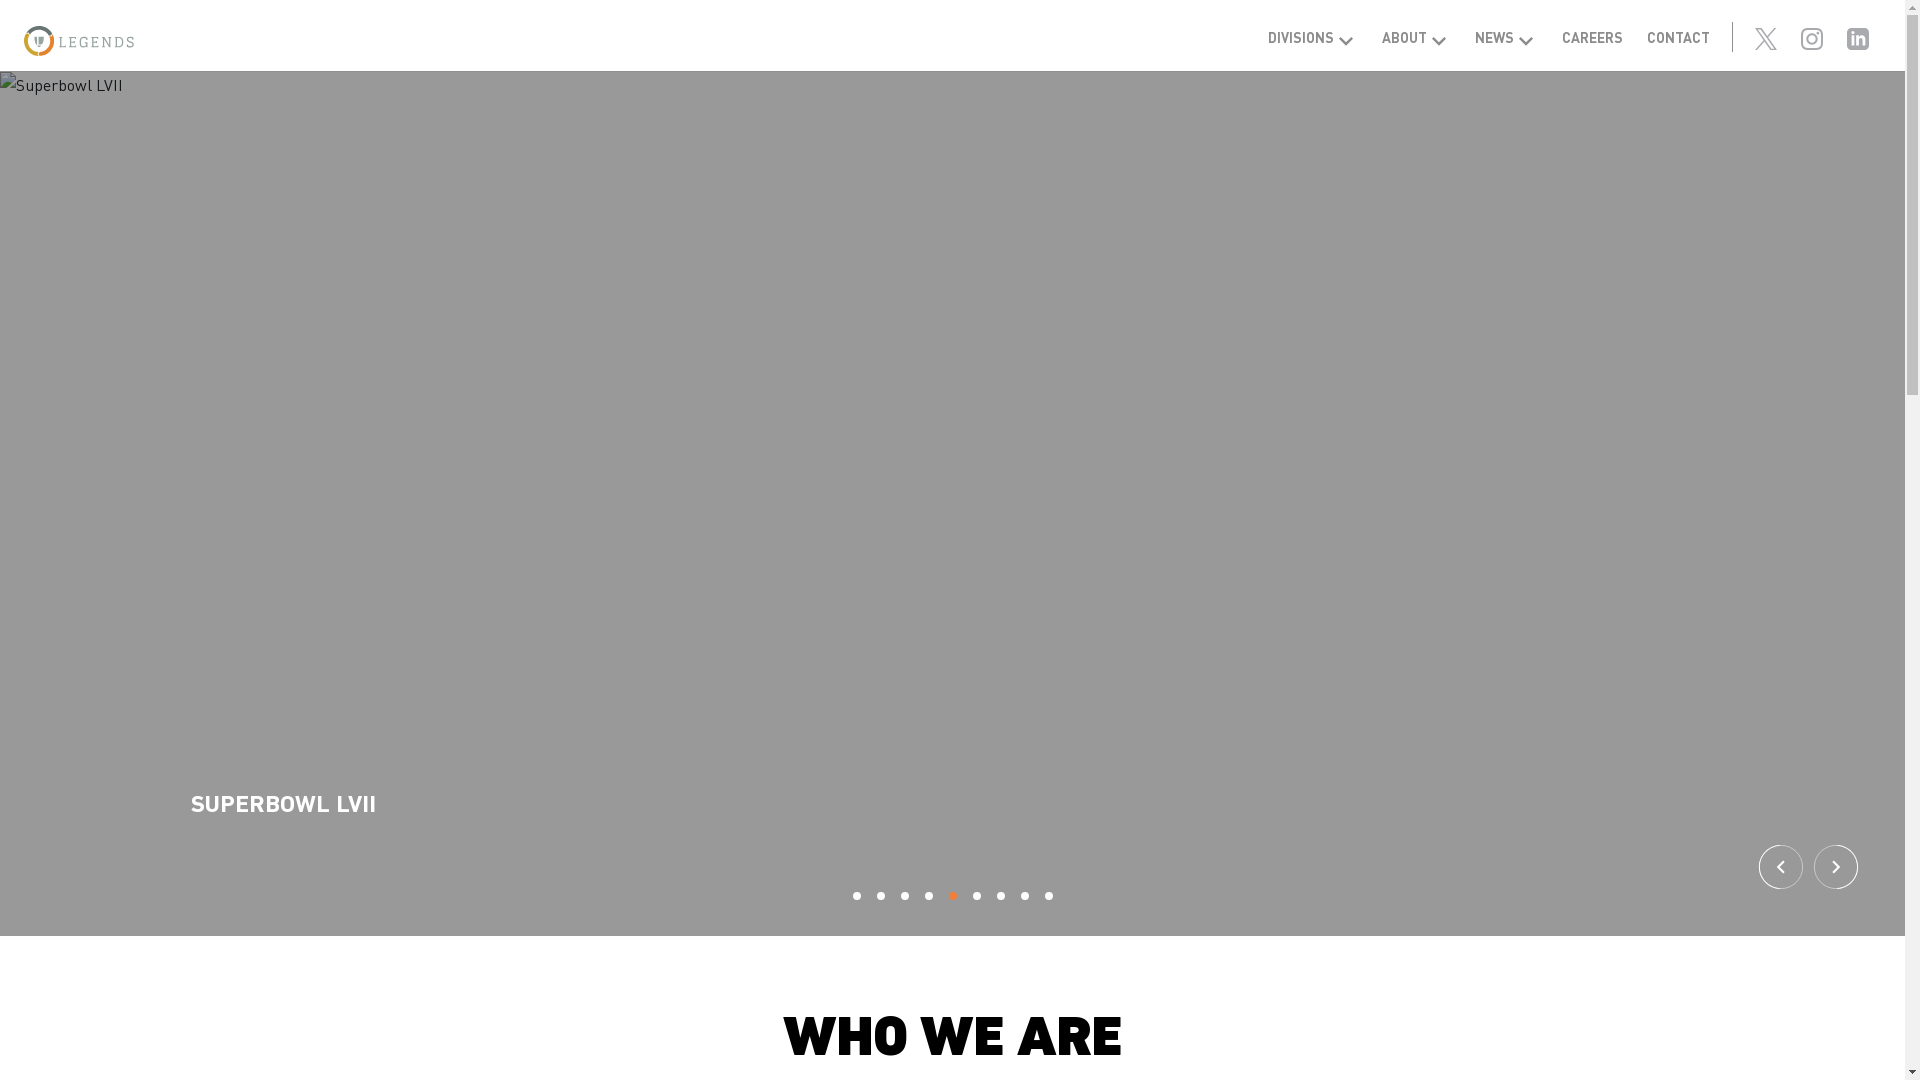 This screenshot has width=1920, height=1080. Describe the element at coordinates (1415, 37) in the screenshot. I see `'ABOUT'` at that location.